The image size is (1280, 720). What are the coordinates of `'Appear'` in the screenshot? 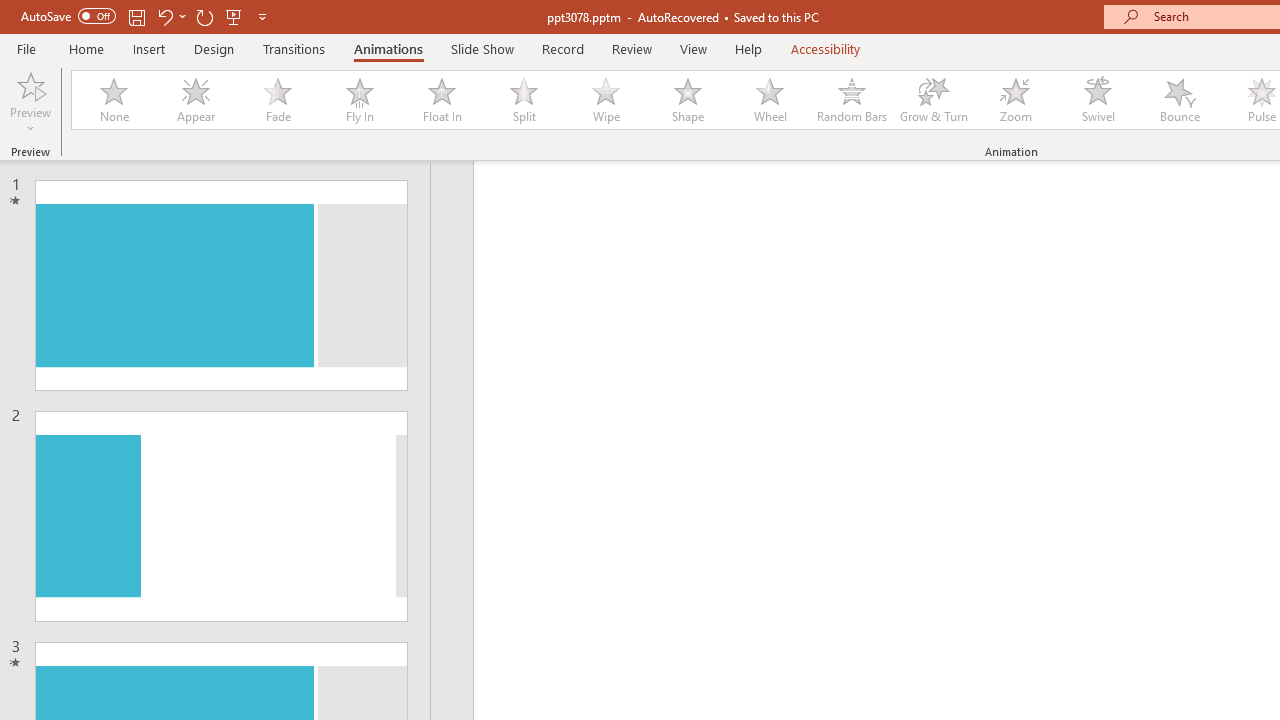 It's located at (195, 100).